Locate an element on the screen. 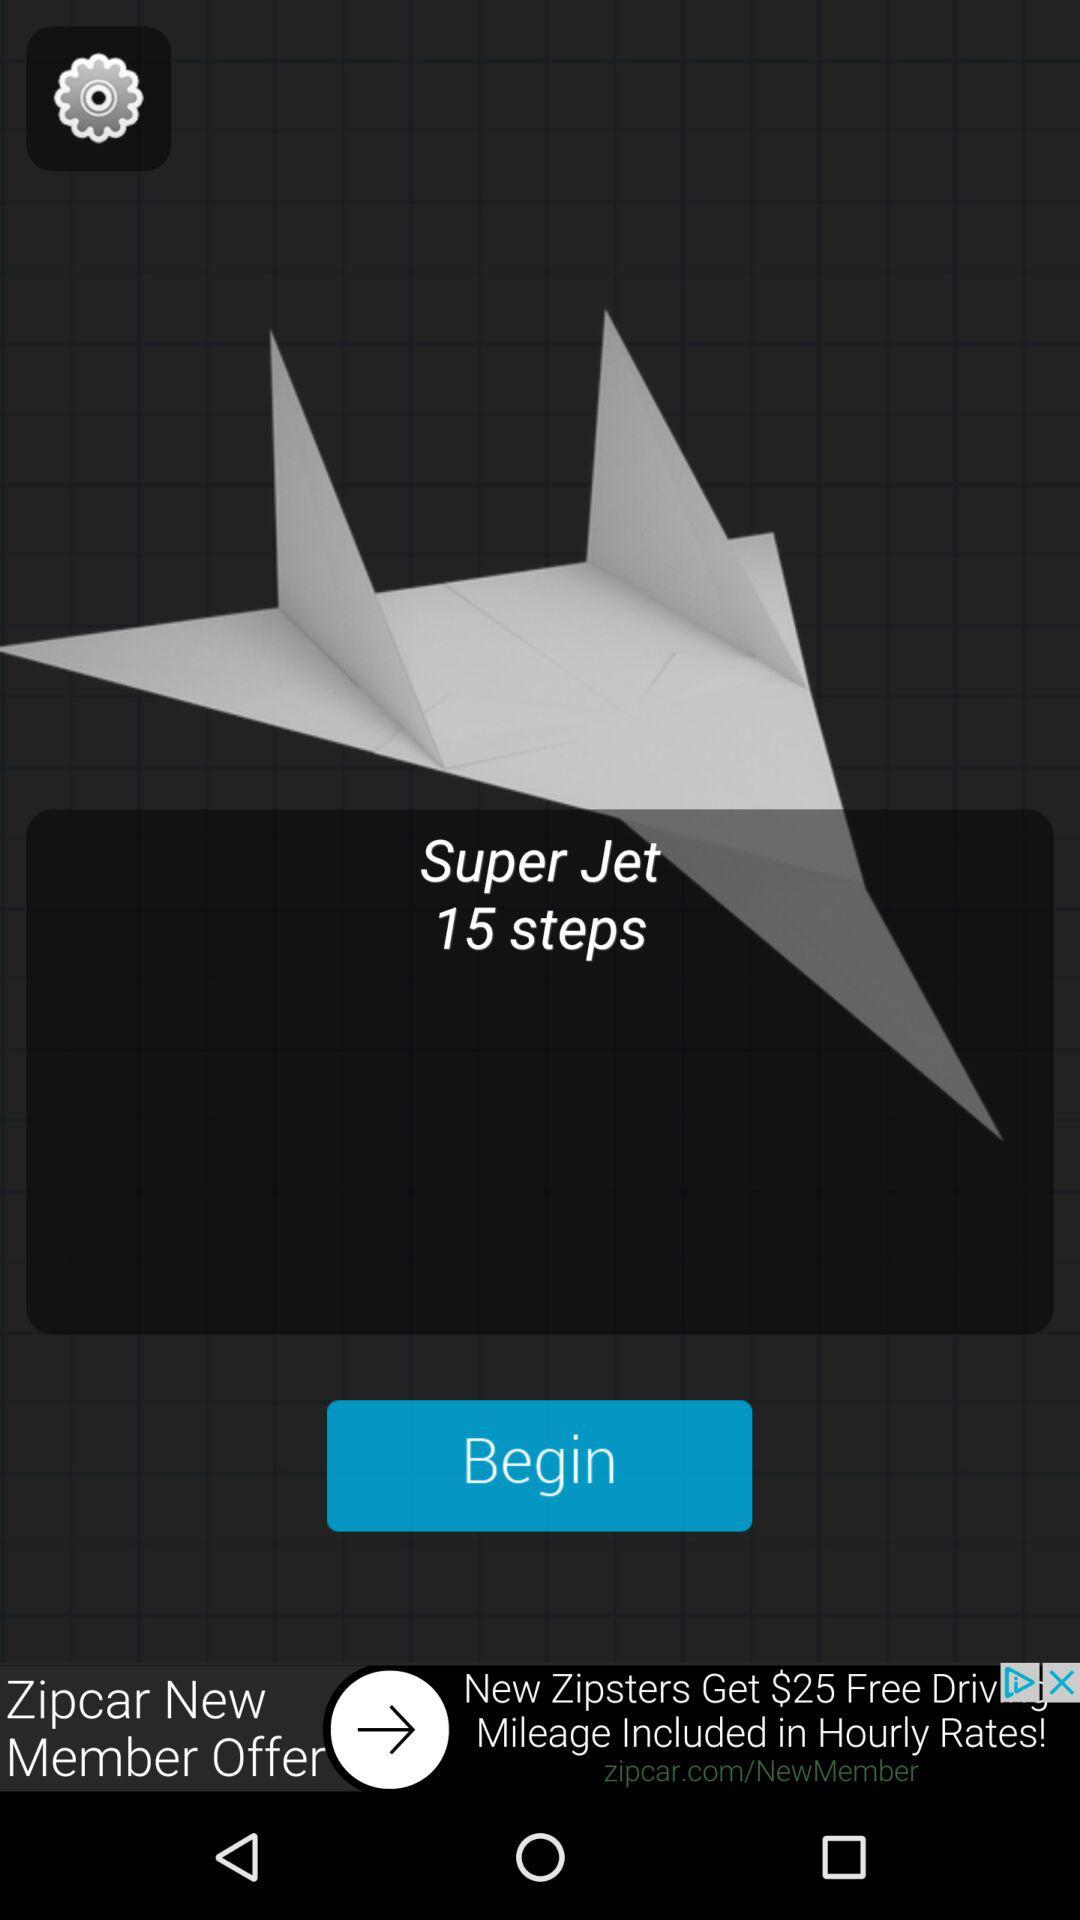  begin option is located at coordinates (538, 1465).